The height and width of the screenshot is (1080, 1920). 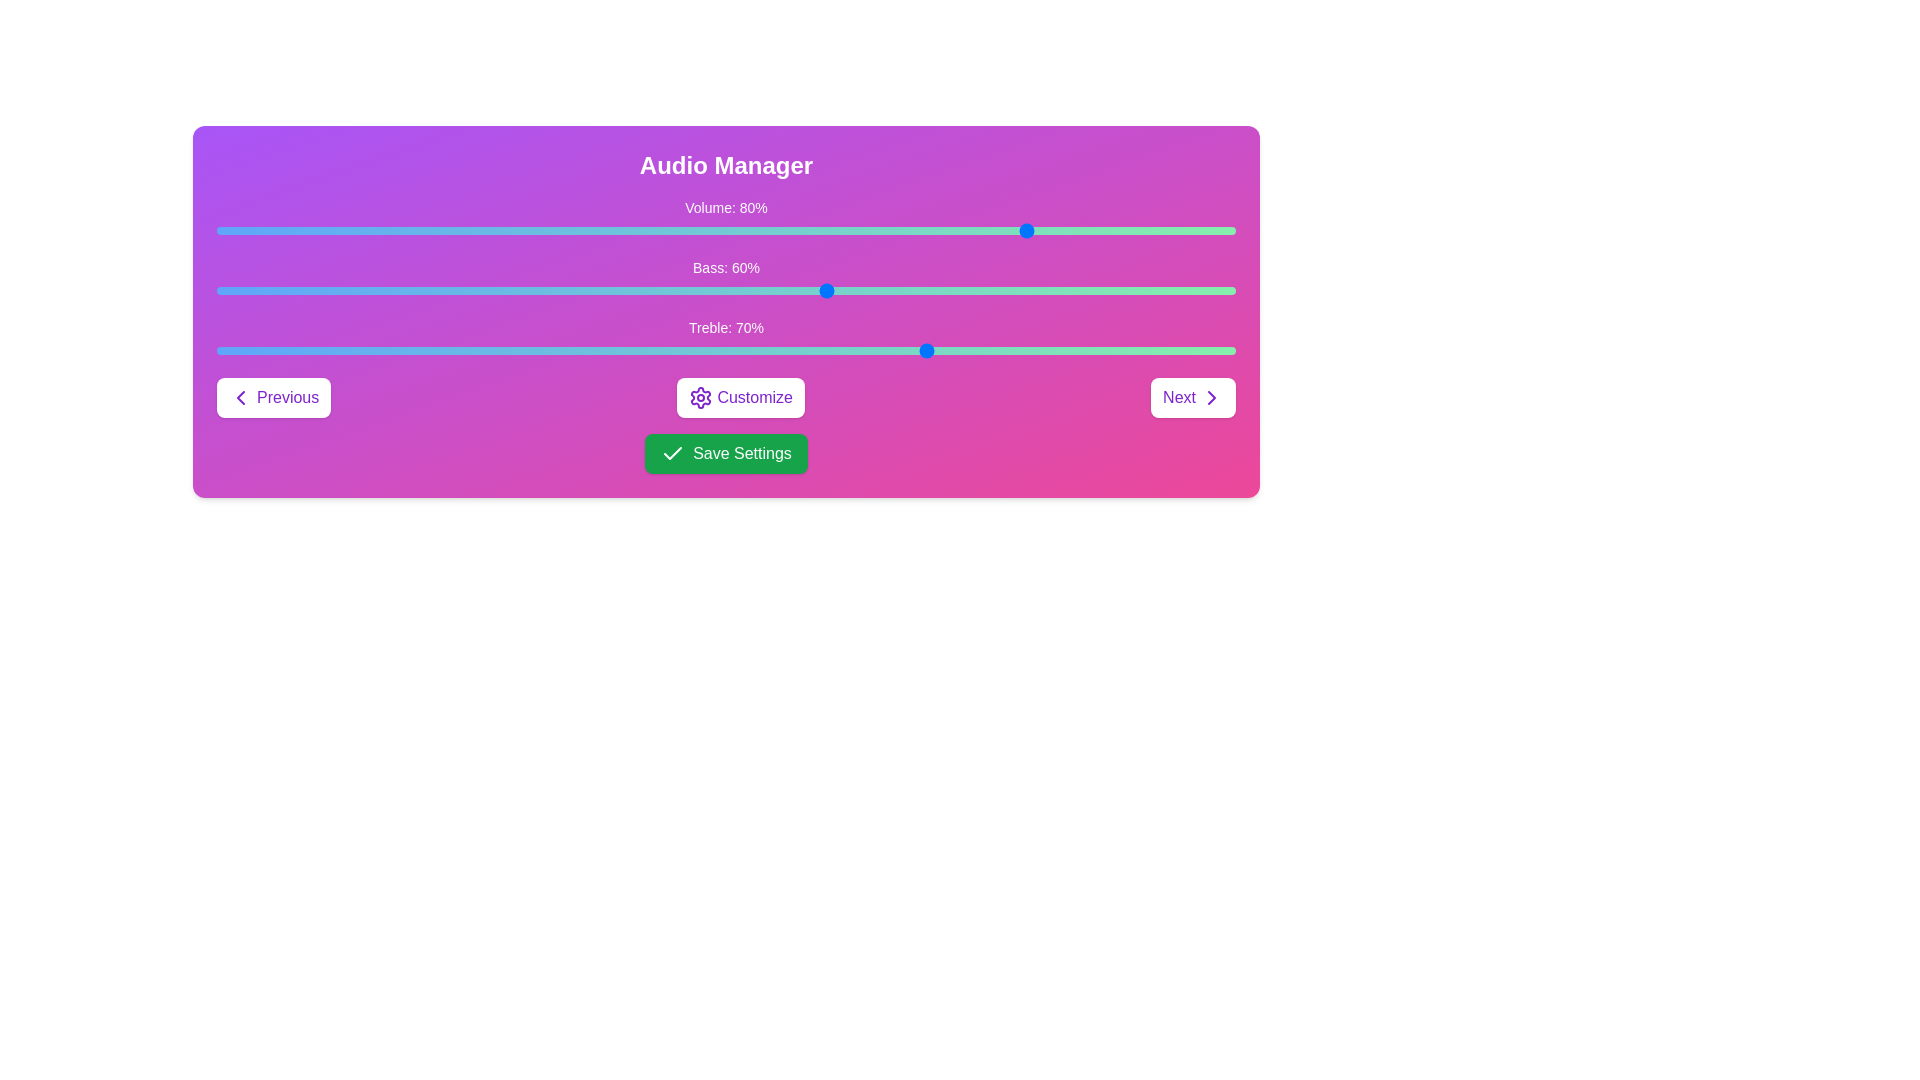 What do you see at coordinates (409, 350) in the screenshot?
I see `the slider` at bounding box center [409, 350].